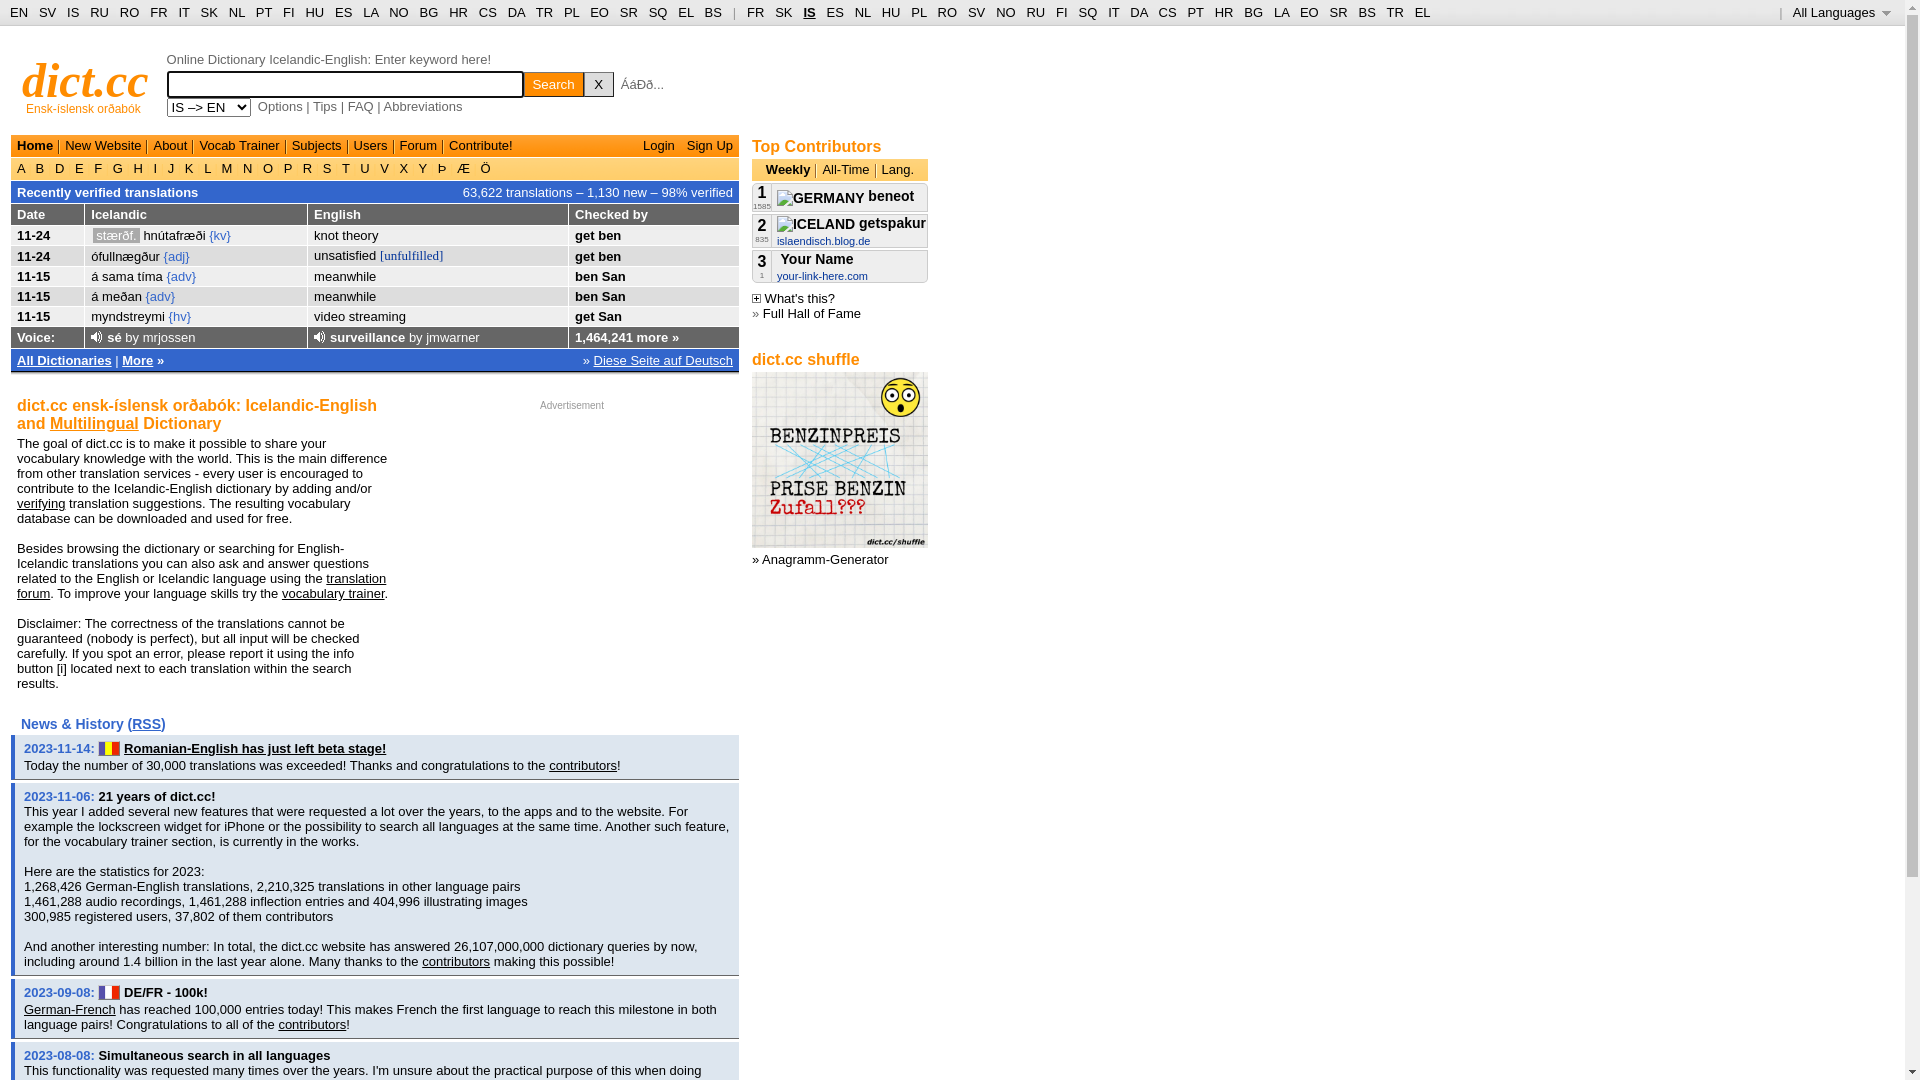 The image size is (1920, 1080). Describe the element at coordinates (306, 167) in the screenshot. I see `'R'` at that location.